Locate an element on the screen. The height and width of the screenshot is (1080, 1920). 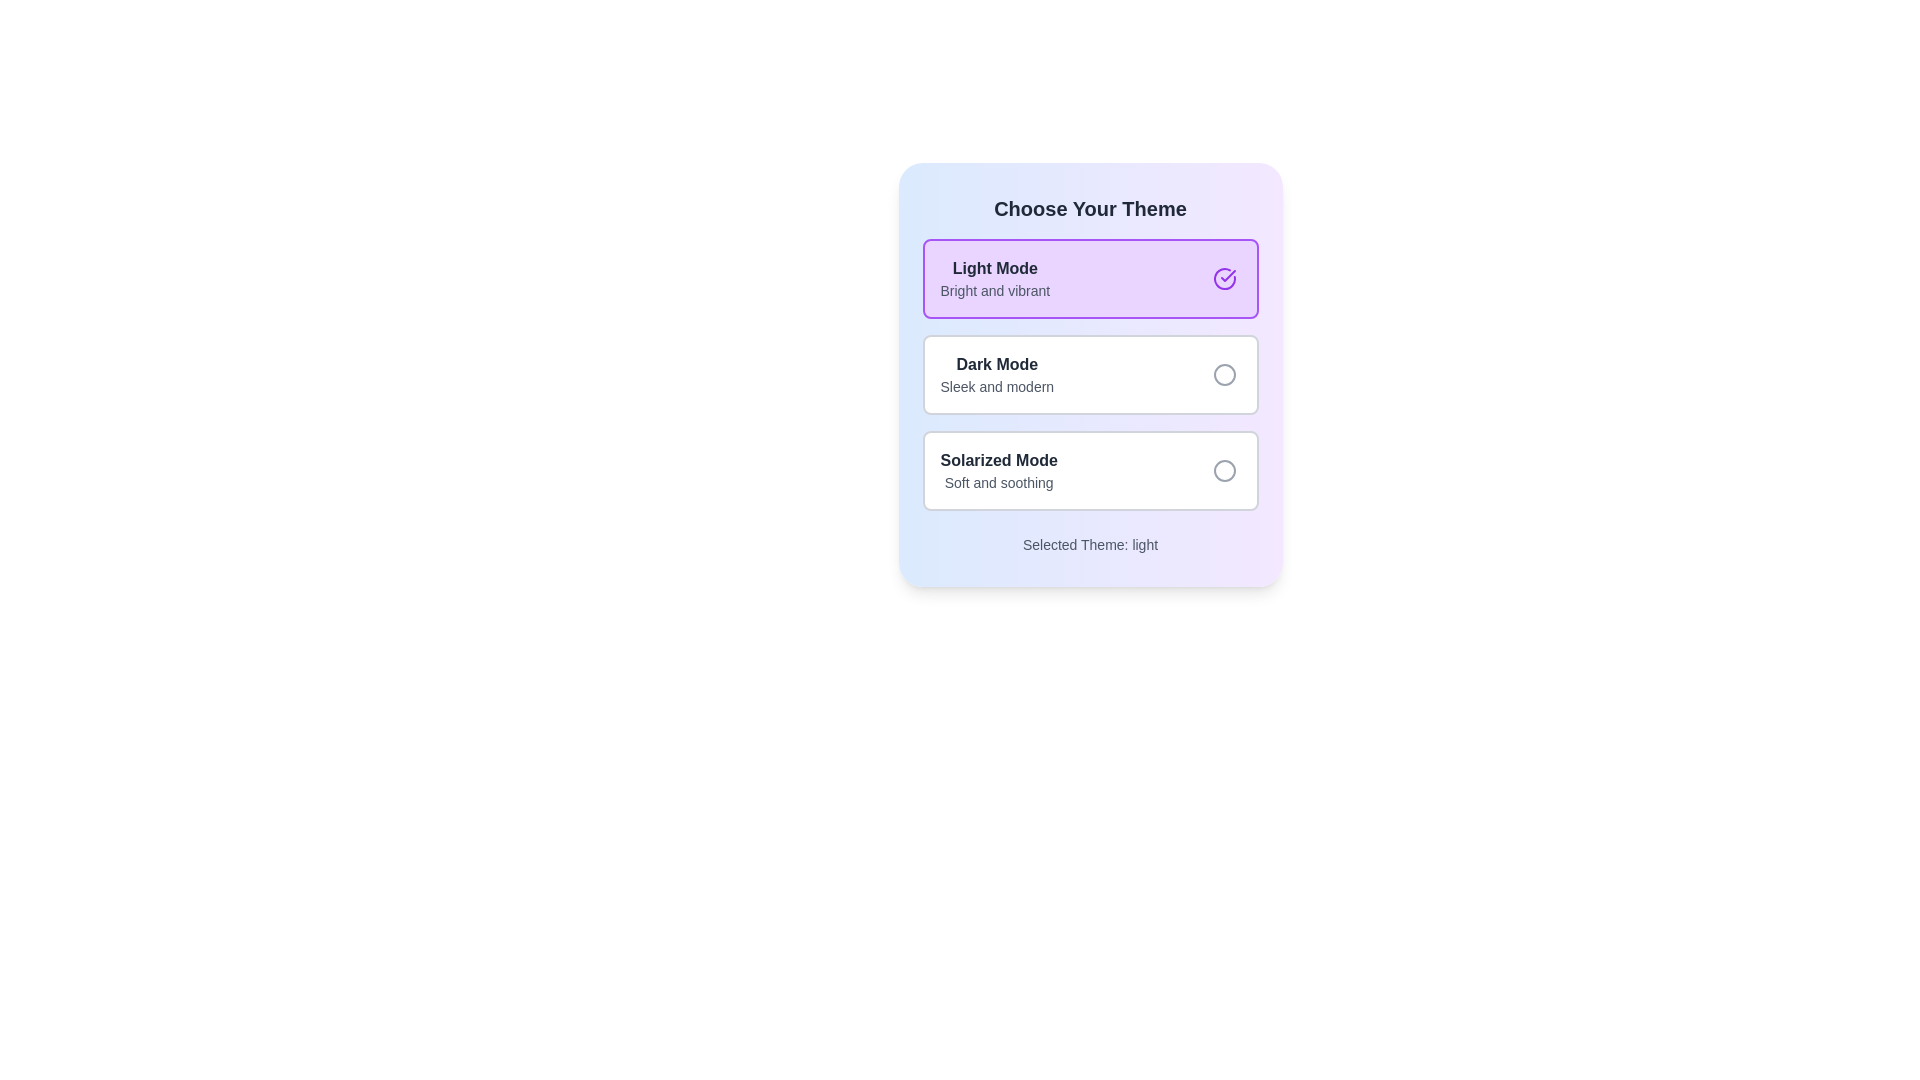
text displayed in the 'Light Mode' text label, which is styled in bold gray font and positioned at the top of its section is located at coordinates (995, 268).